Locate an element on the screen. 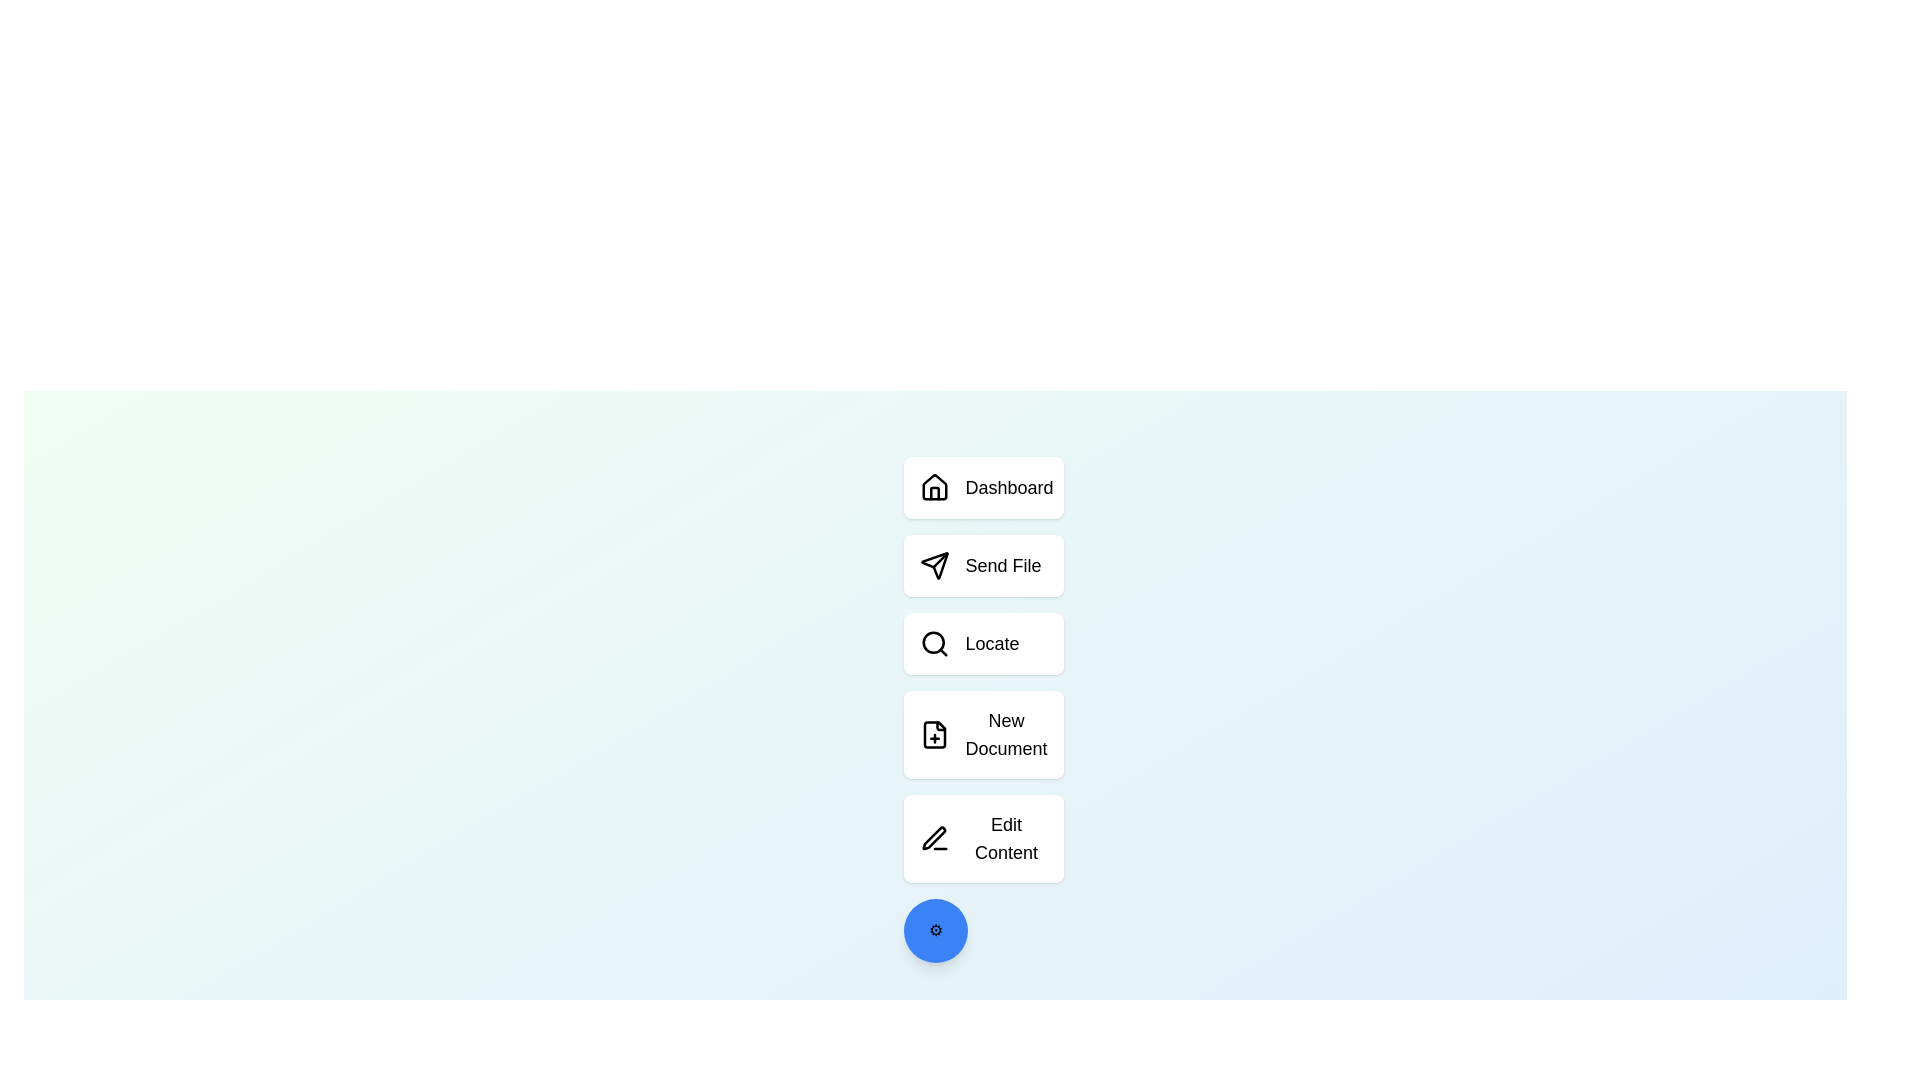 This screenshot has height=1080, width=1920. the Locate button in the menu is located at coordinates (983, 644).